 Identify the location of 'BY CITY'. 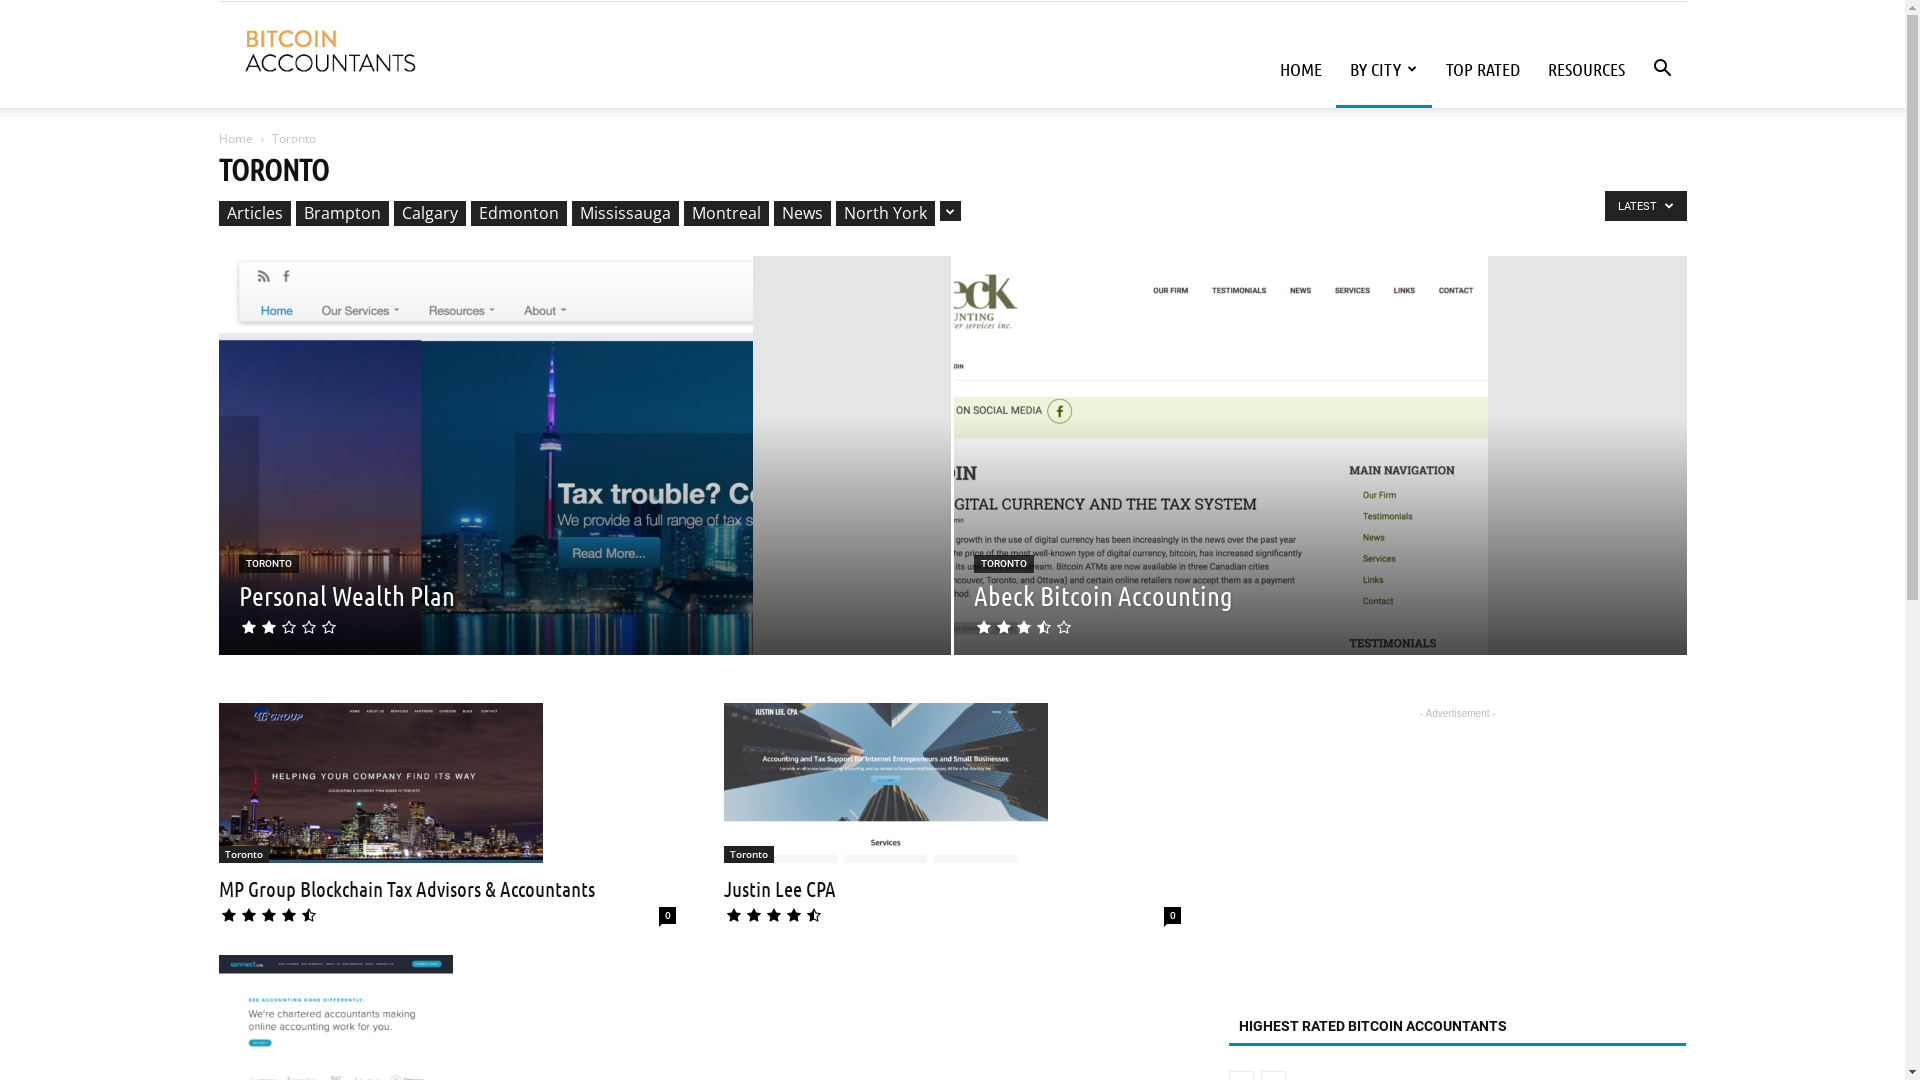
(1382, 68).